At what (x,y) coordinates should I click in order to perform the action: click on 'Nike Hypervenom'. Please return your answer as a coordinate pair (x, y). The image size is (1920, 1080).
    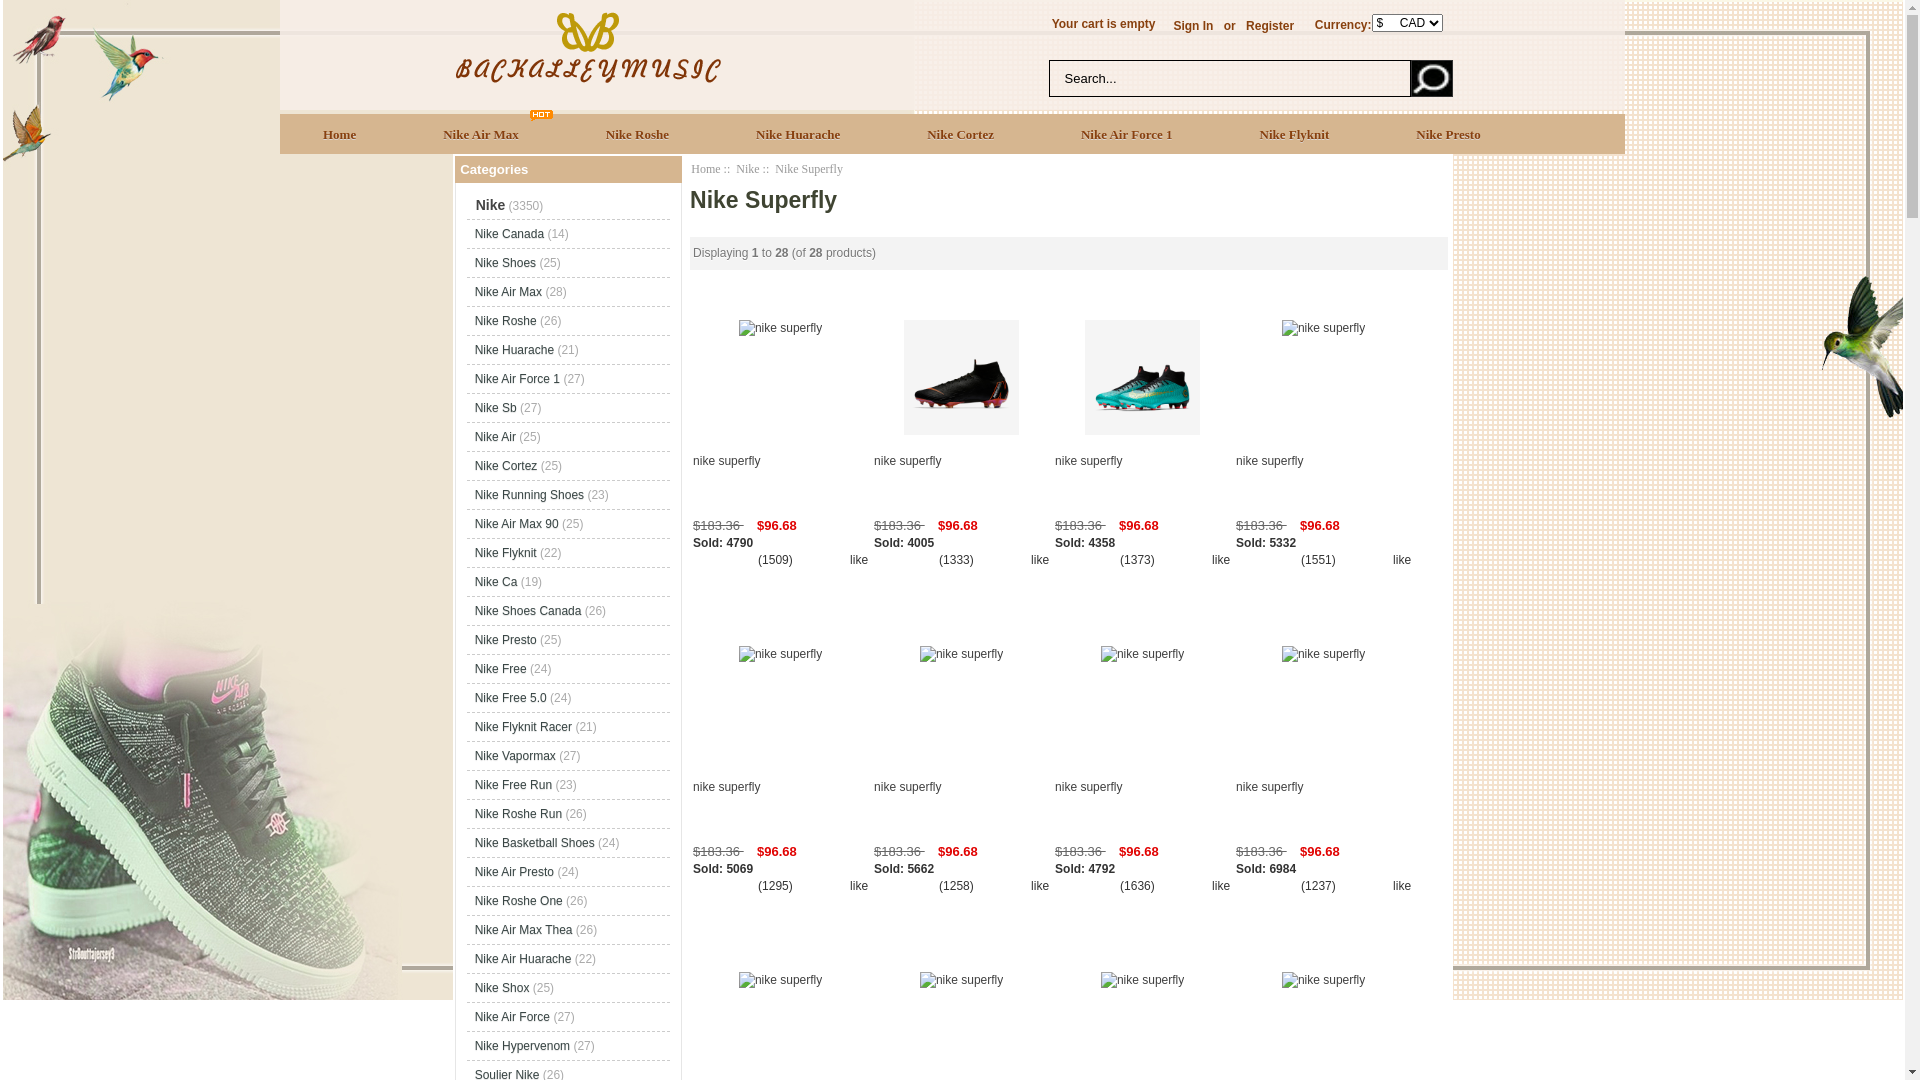
    Looking at the image, I should click on (474, 1044).